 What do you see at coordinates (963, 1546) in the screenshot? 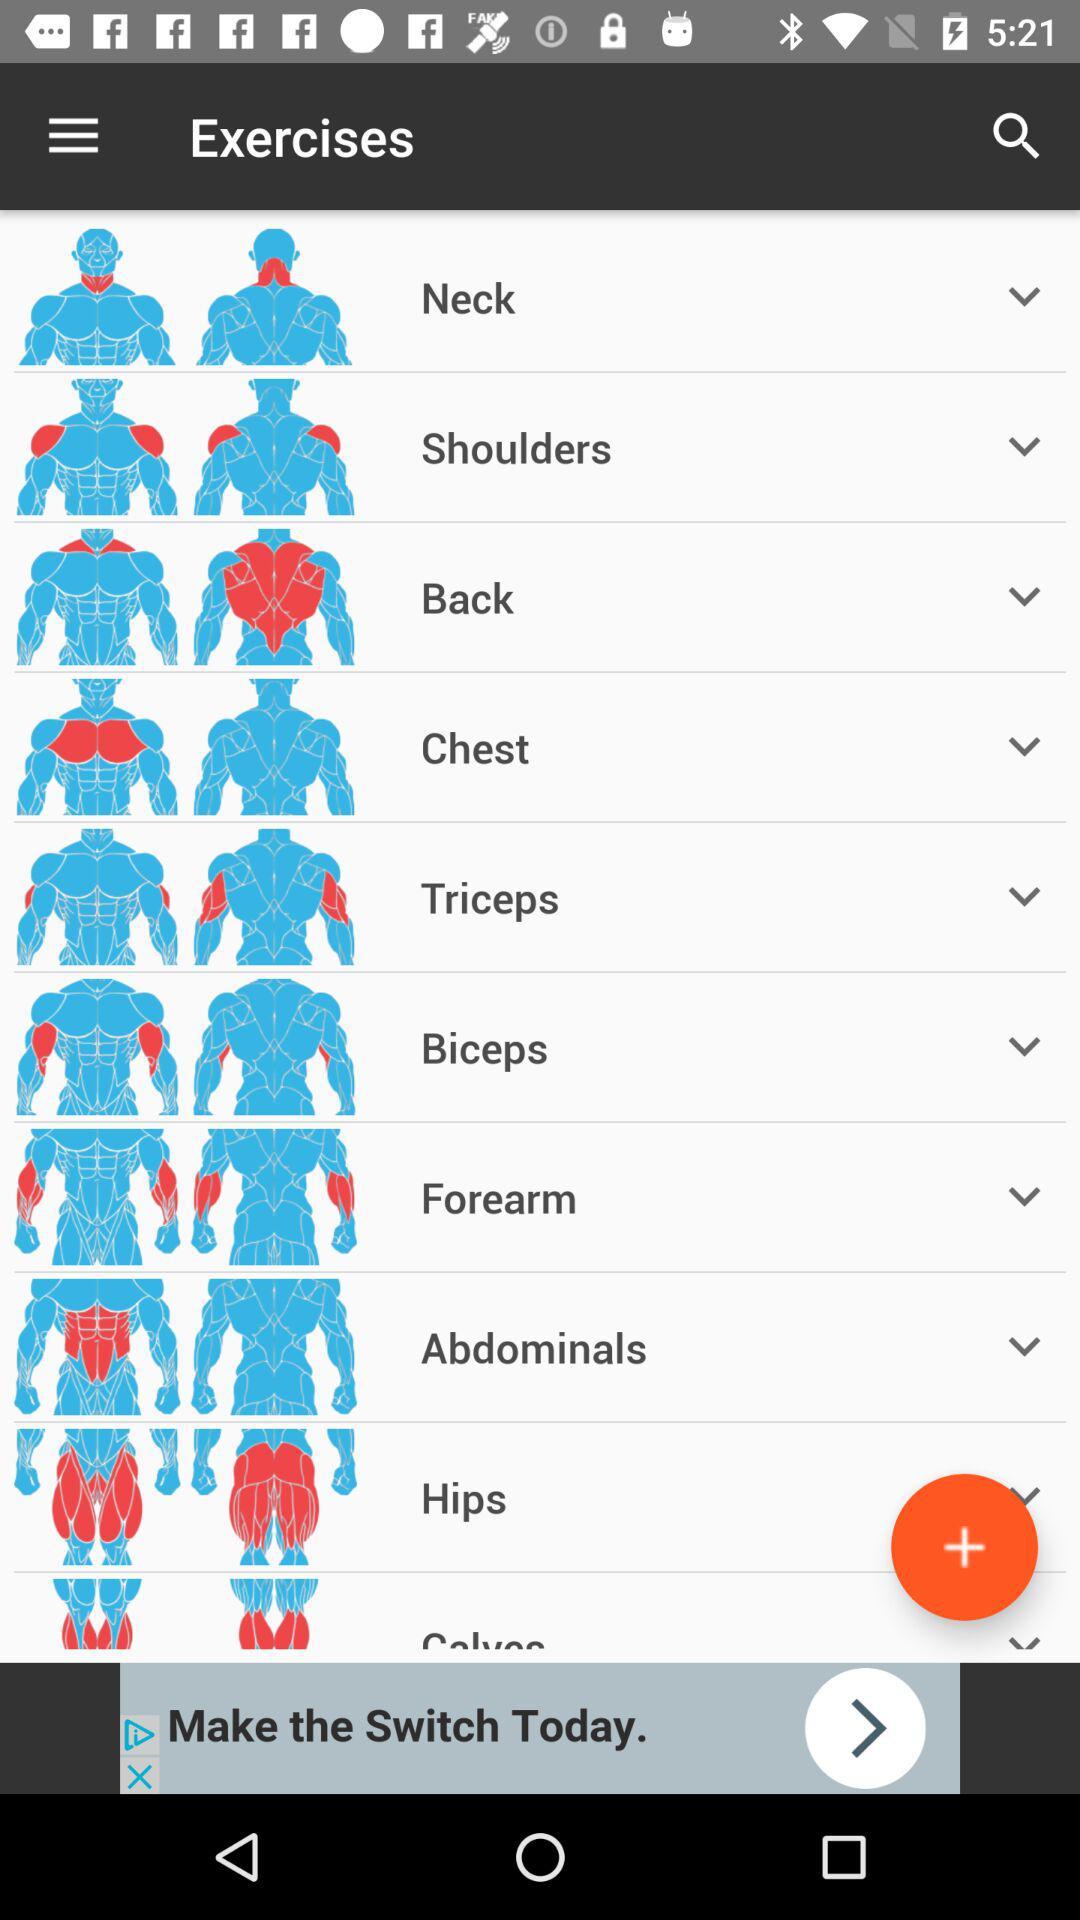
I see `the add icon` at bounding box center [963, 1546].